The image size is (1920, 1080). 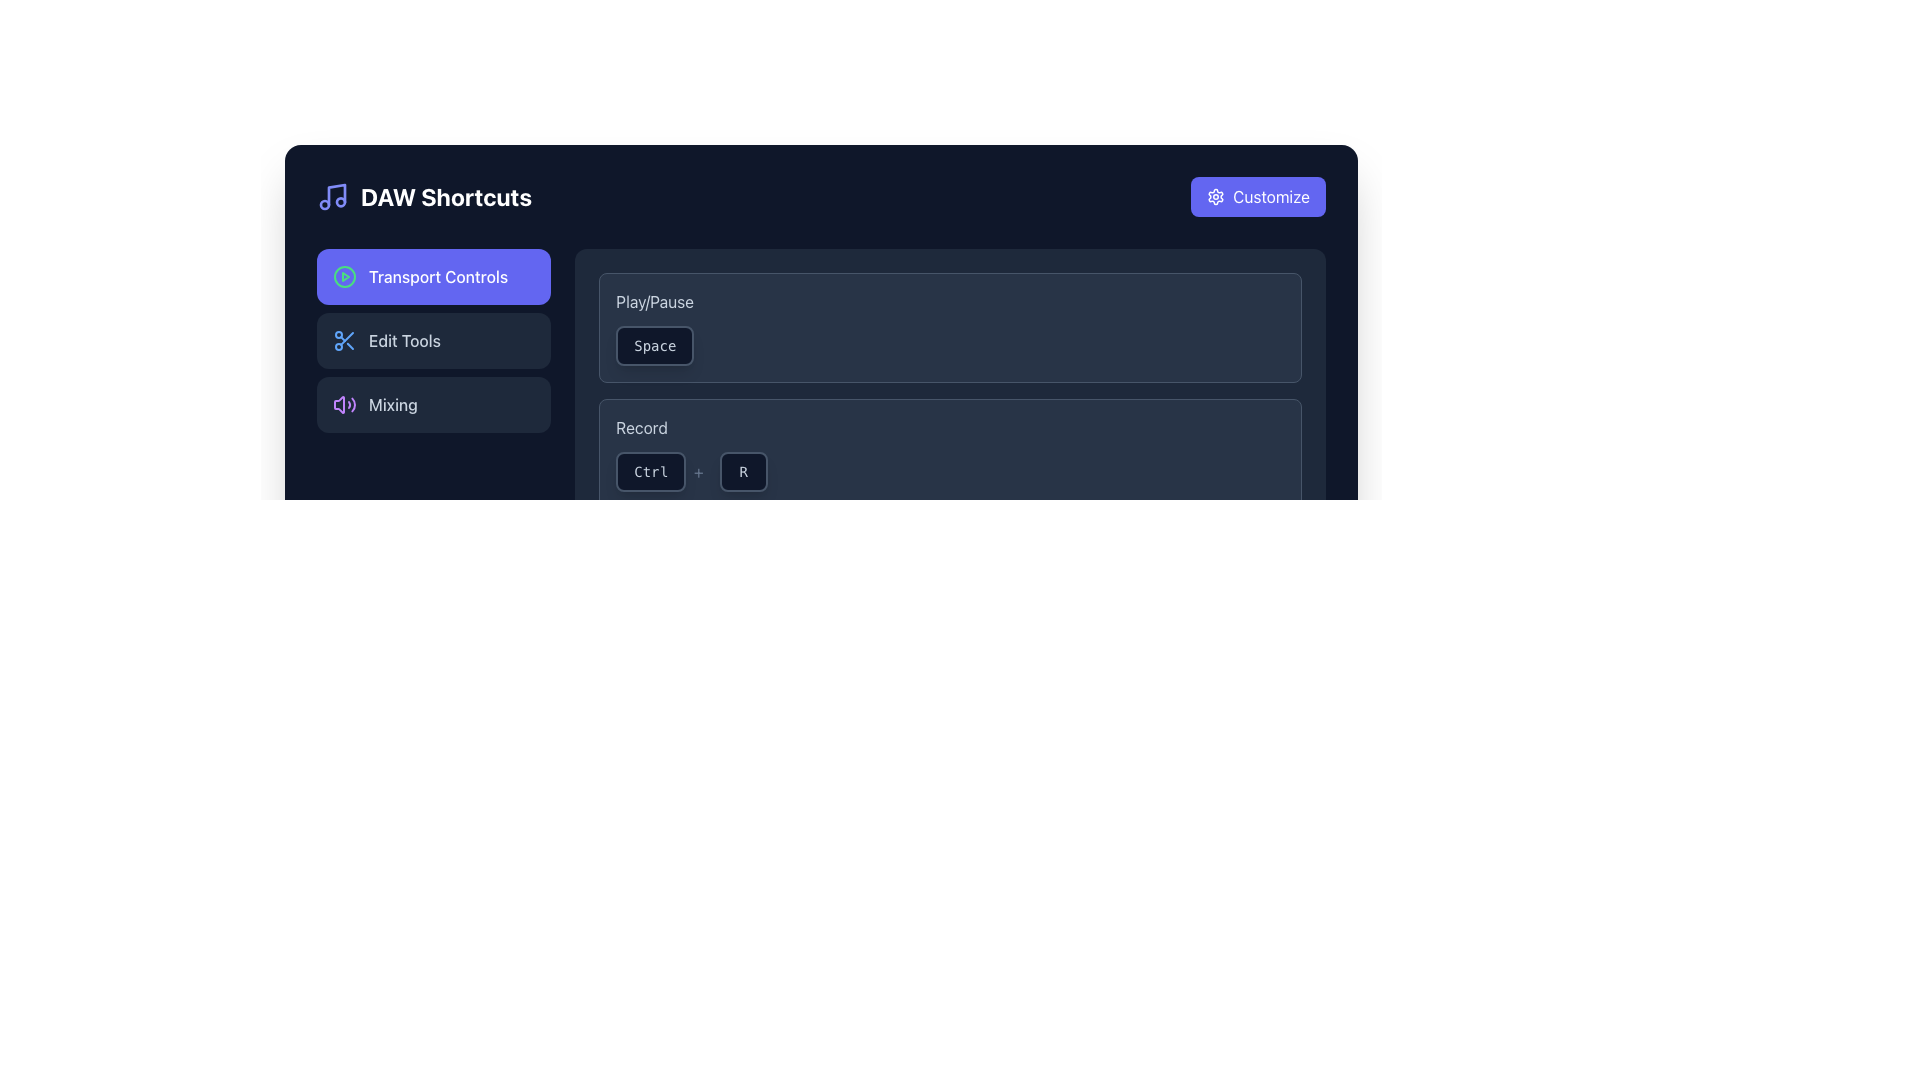 I want to click on the Circular SVG element that represents the 'Play' icon, located to the left of the 'Transport Controls' button in the sidebar, so click(x=345, y=277).